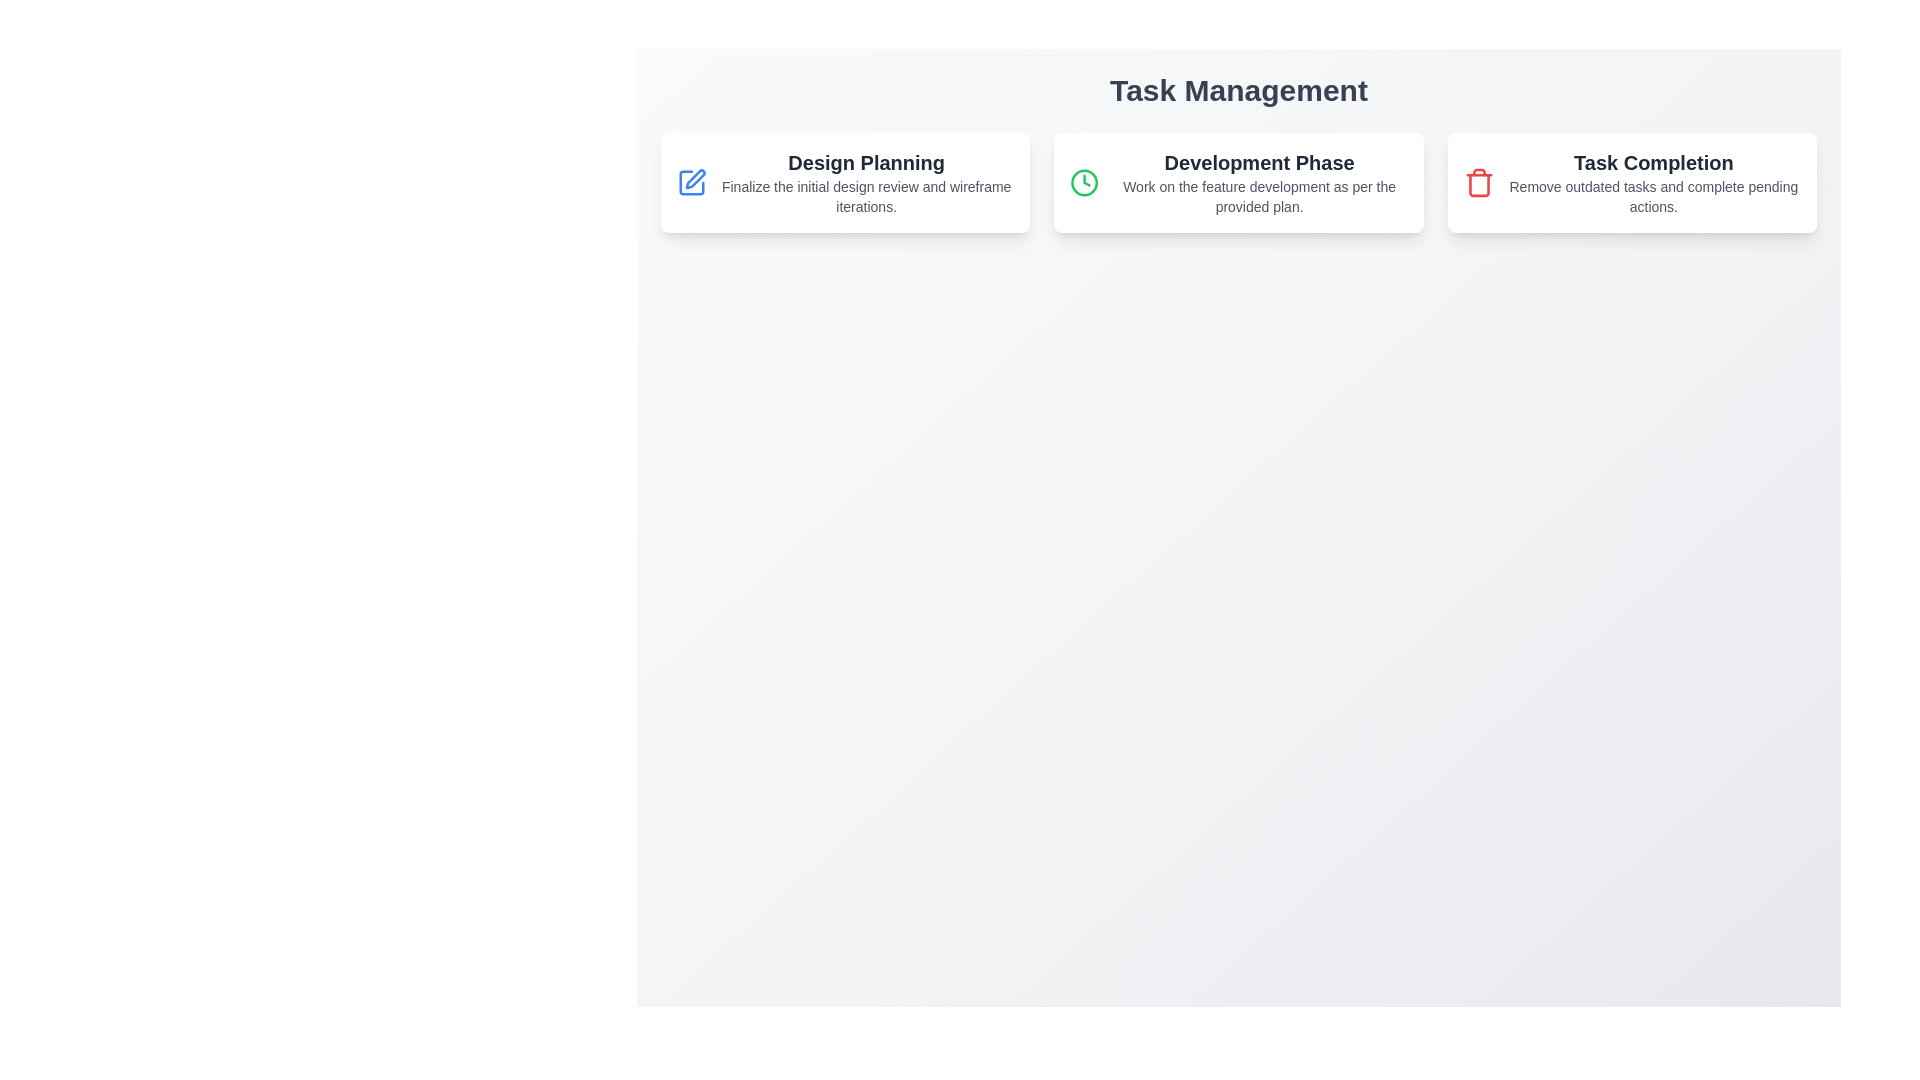  Describe the element at coordinates (1479, 182) in the screenshot. I see `the red trash bin icon located to the left of the 'Task Completion' text within the third card at the top row of the interface` at that location.